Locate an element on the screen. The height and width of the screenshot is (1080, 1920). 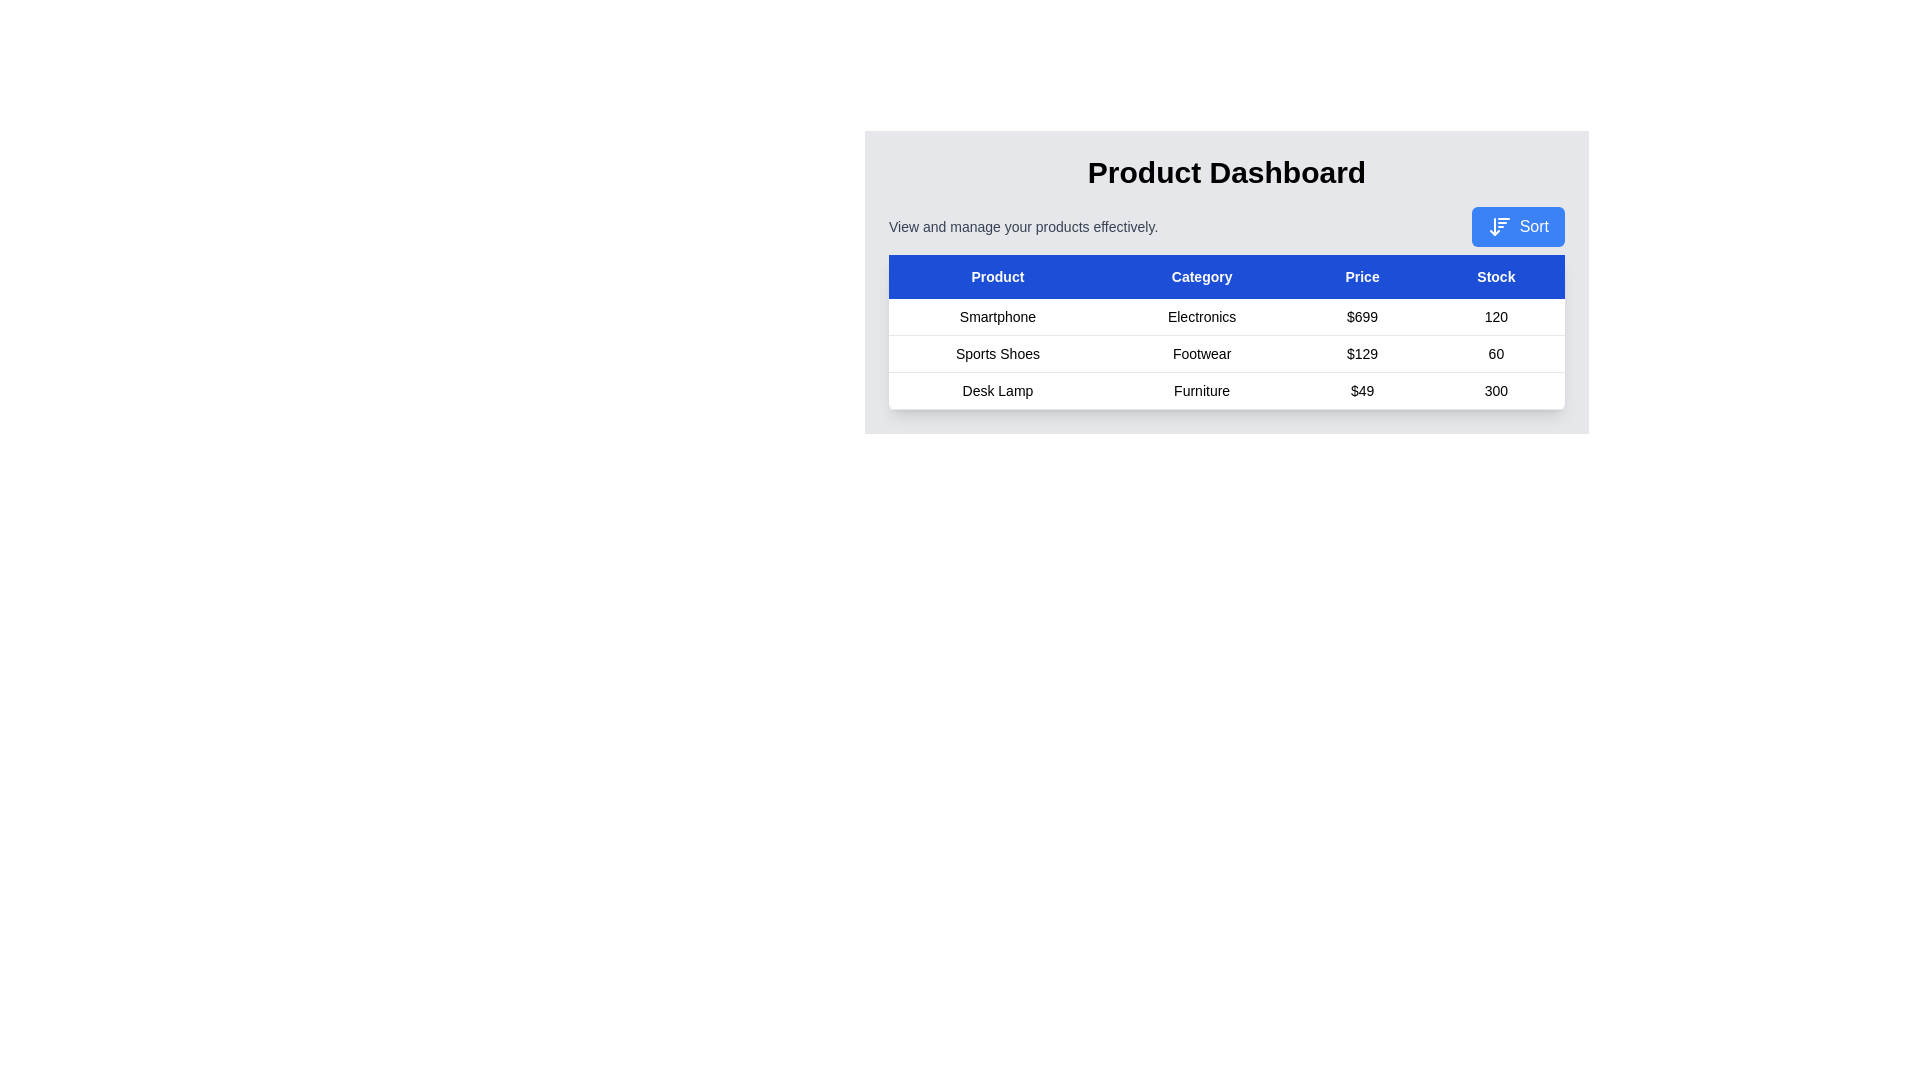
the Product table header to sort the table by that column is located at coordinates (998, 277).